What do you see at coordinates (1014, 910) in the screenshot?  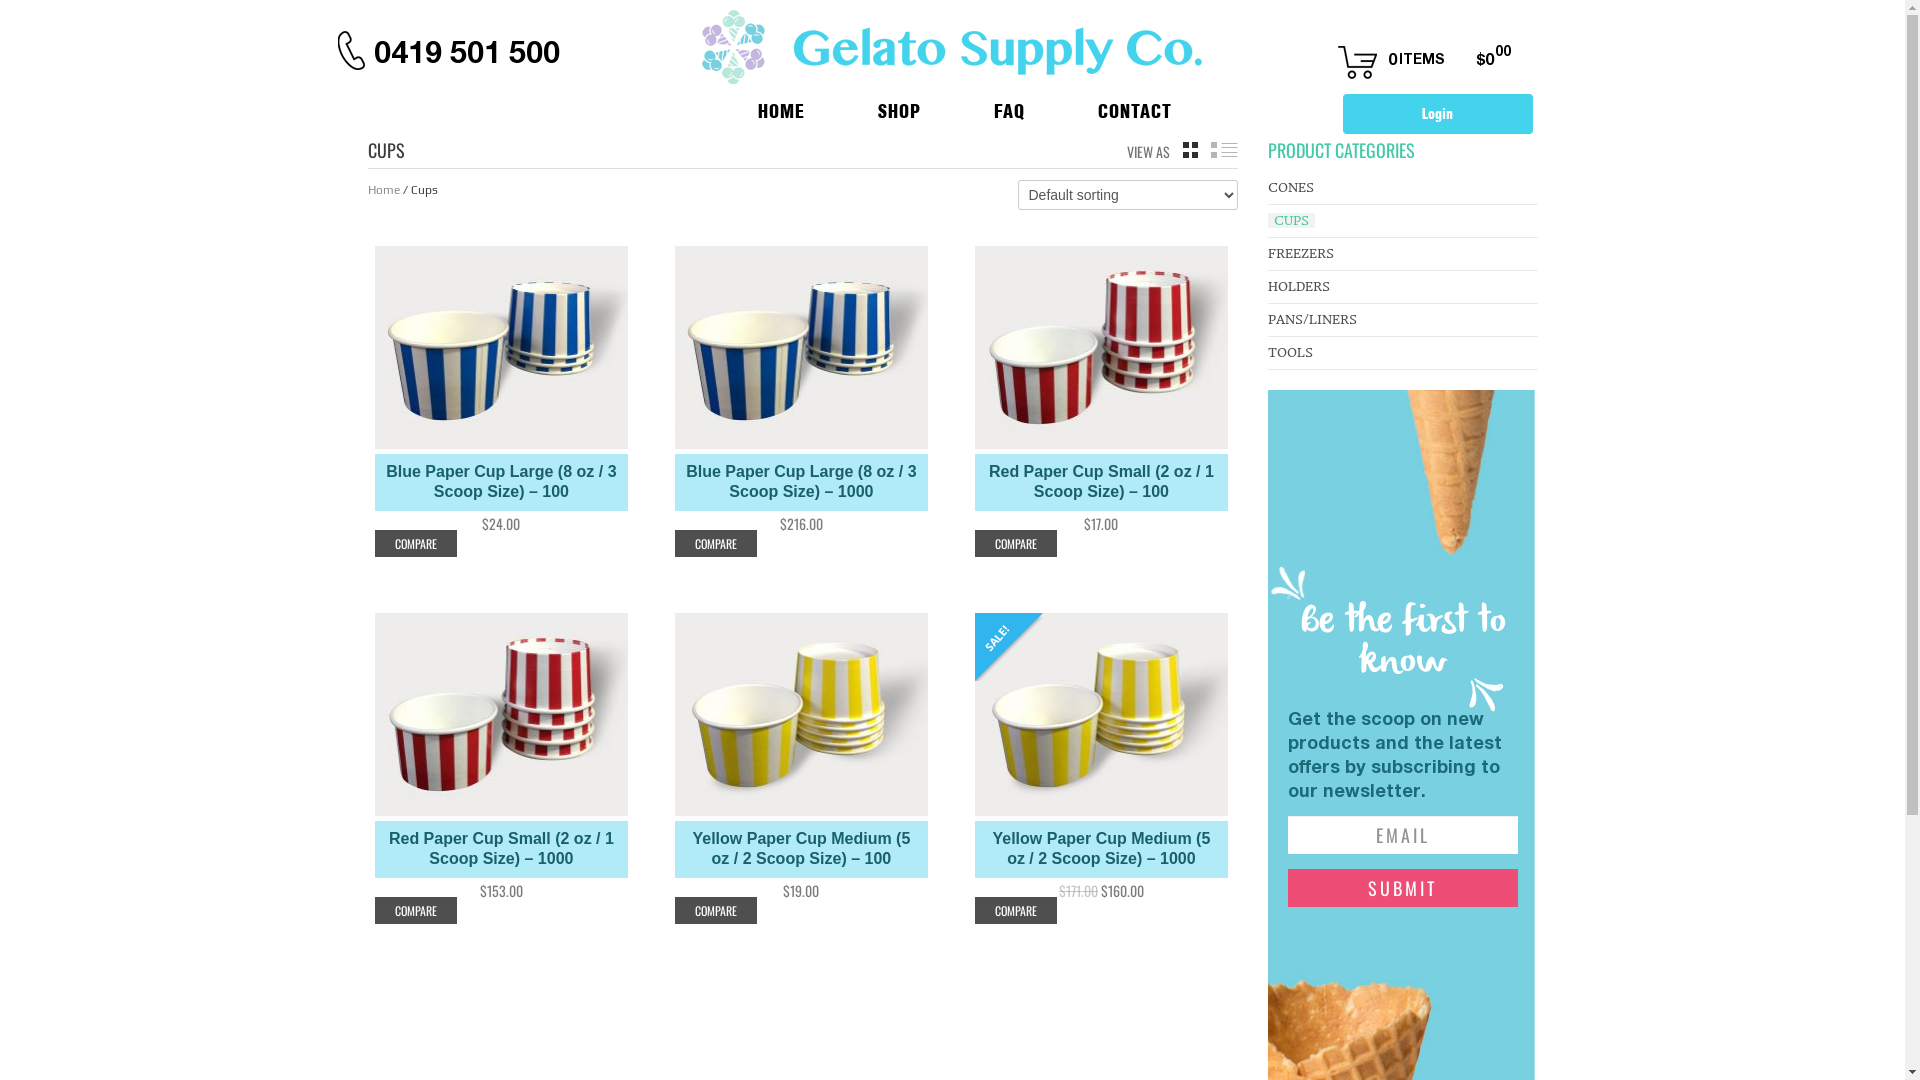 I see `'COMPARE'` at bounding box center [1014, 910].